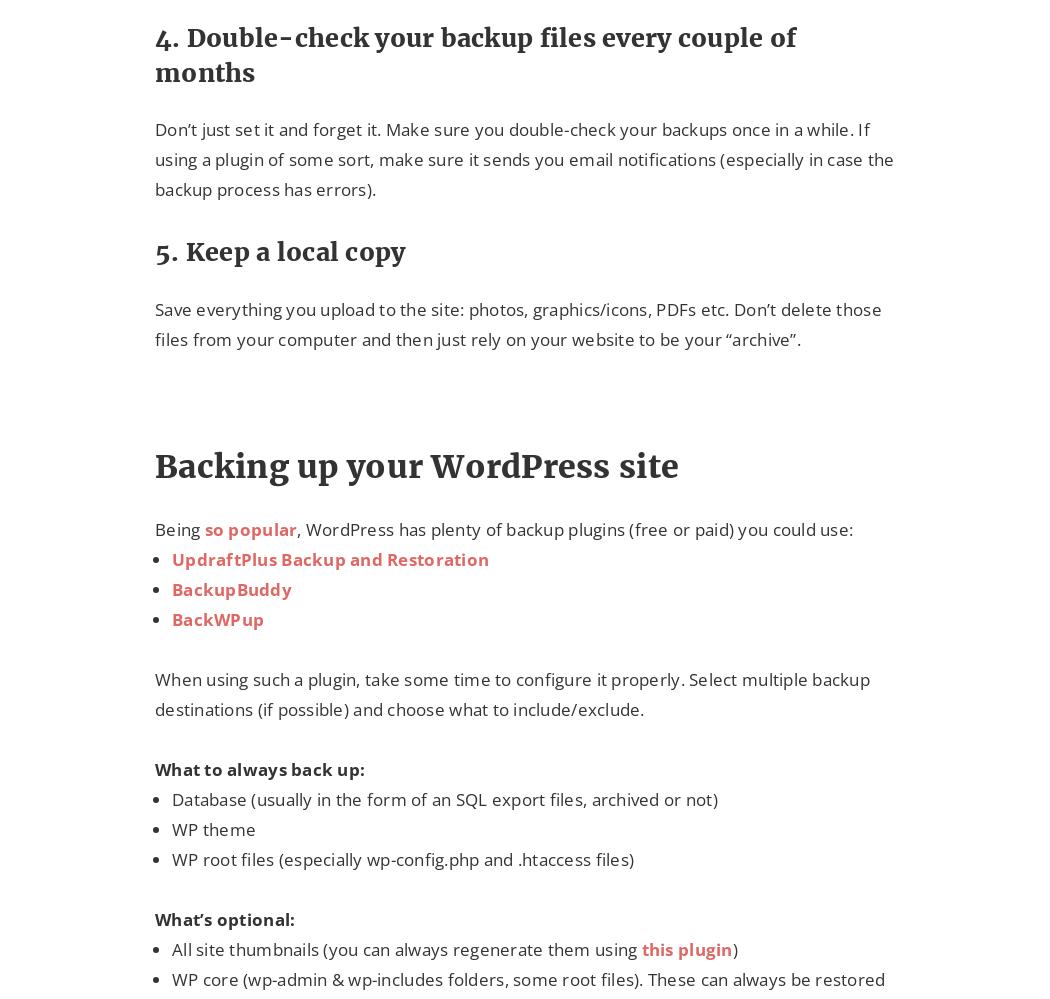 This screenshot has height=999, width=1050. Describe the element at coordinates (250, 527) in the screenshot. I see `'so popular'` at that location.